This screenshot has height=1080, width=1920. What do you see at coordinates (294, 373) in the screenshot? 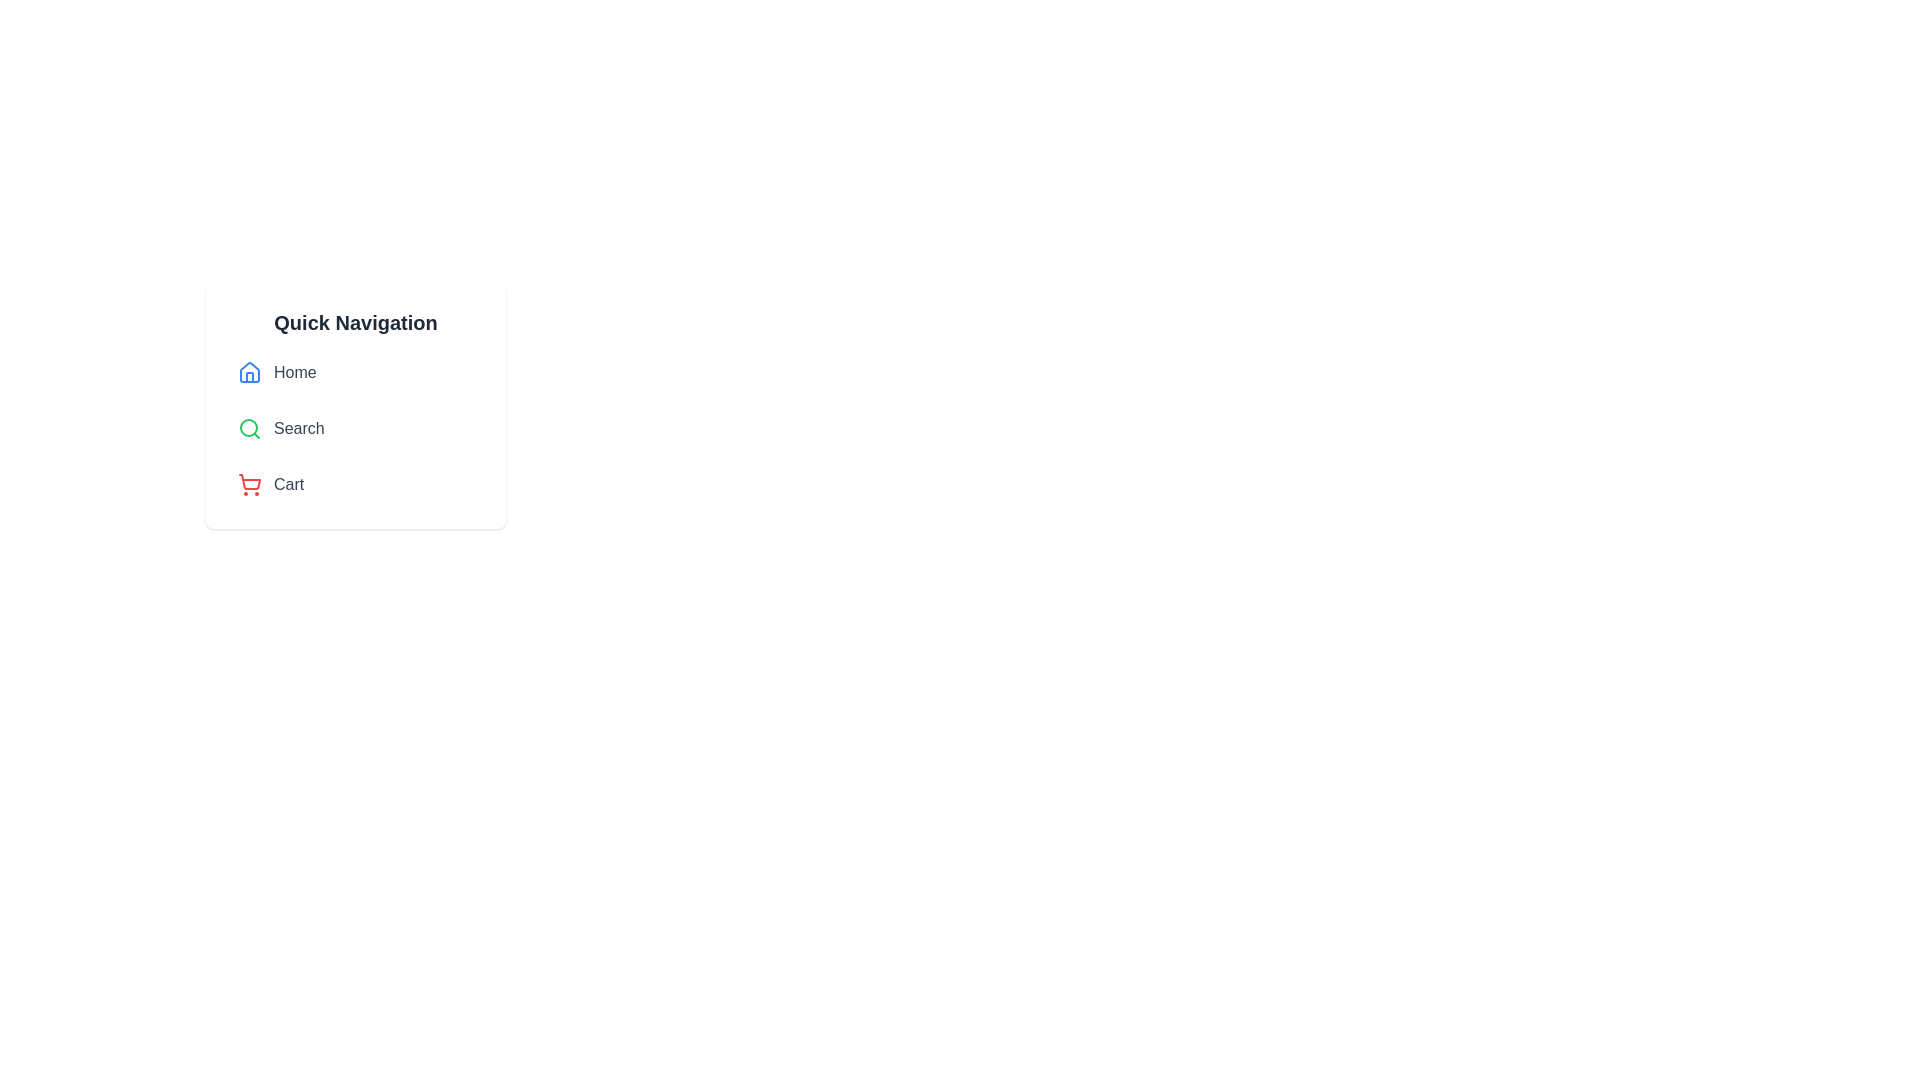
I see `the hyperlink in the Quick Navigation section, which is positioned to the right of a house icon, to trigger a visual change` at bounding box center [294, 373].